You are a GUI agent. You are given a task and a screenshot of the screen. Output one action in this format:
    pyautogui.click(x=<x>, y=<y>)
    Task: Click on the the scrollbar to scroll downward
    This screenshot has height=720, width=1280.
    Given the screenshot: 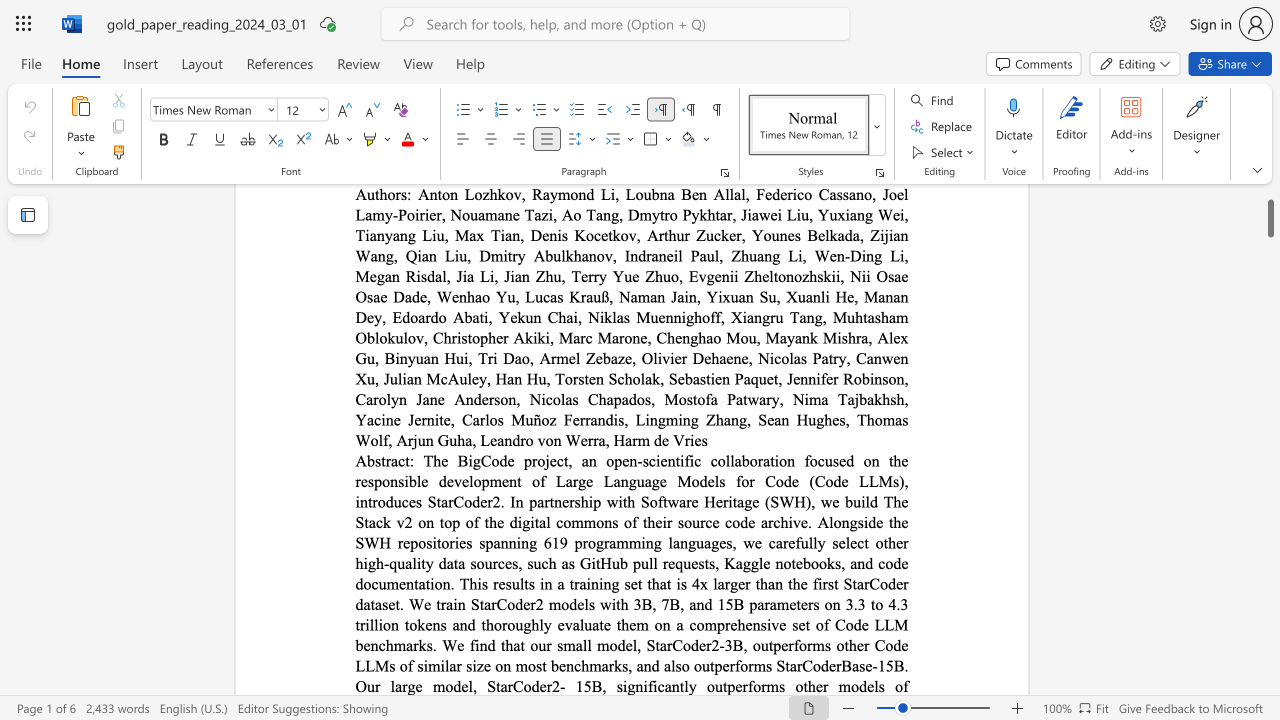 What is the action you would take?
    pyautogui.click(x=1269, y=280)
    